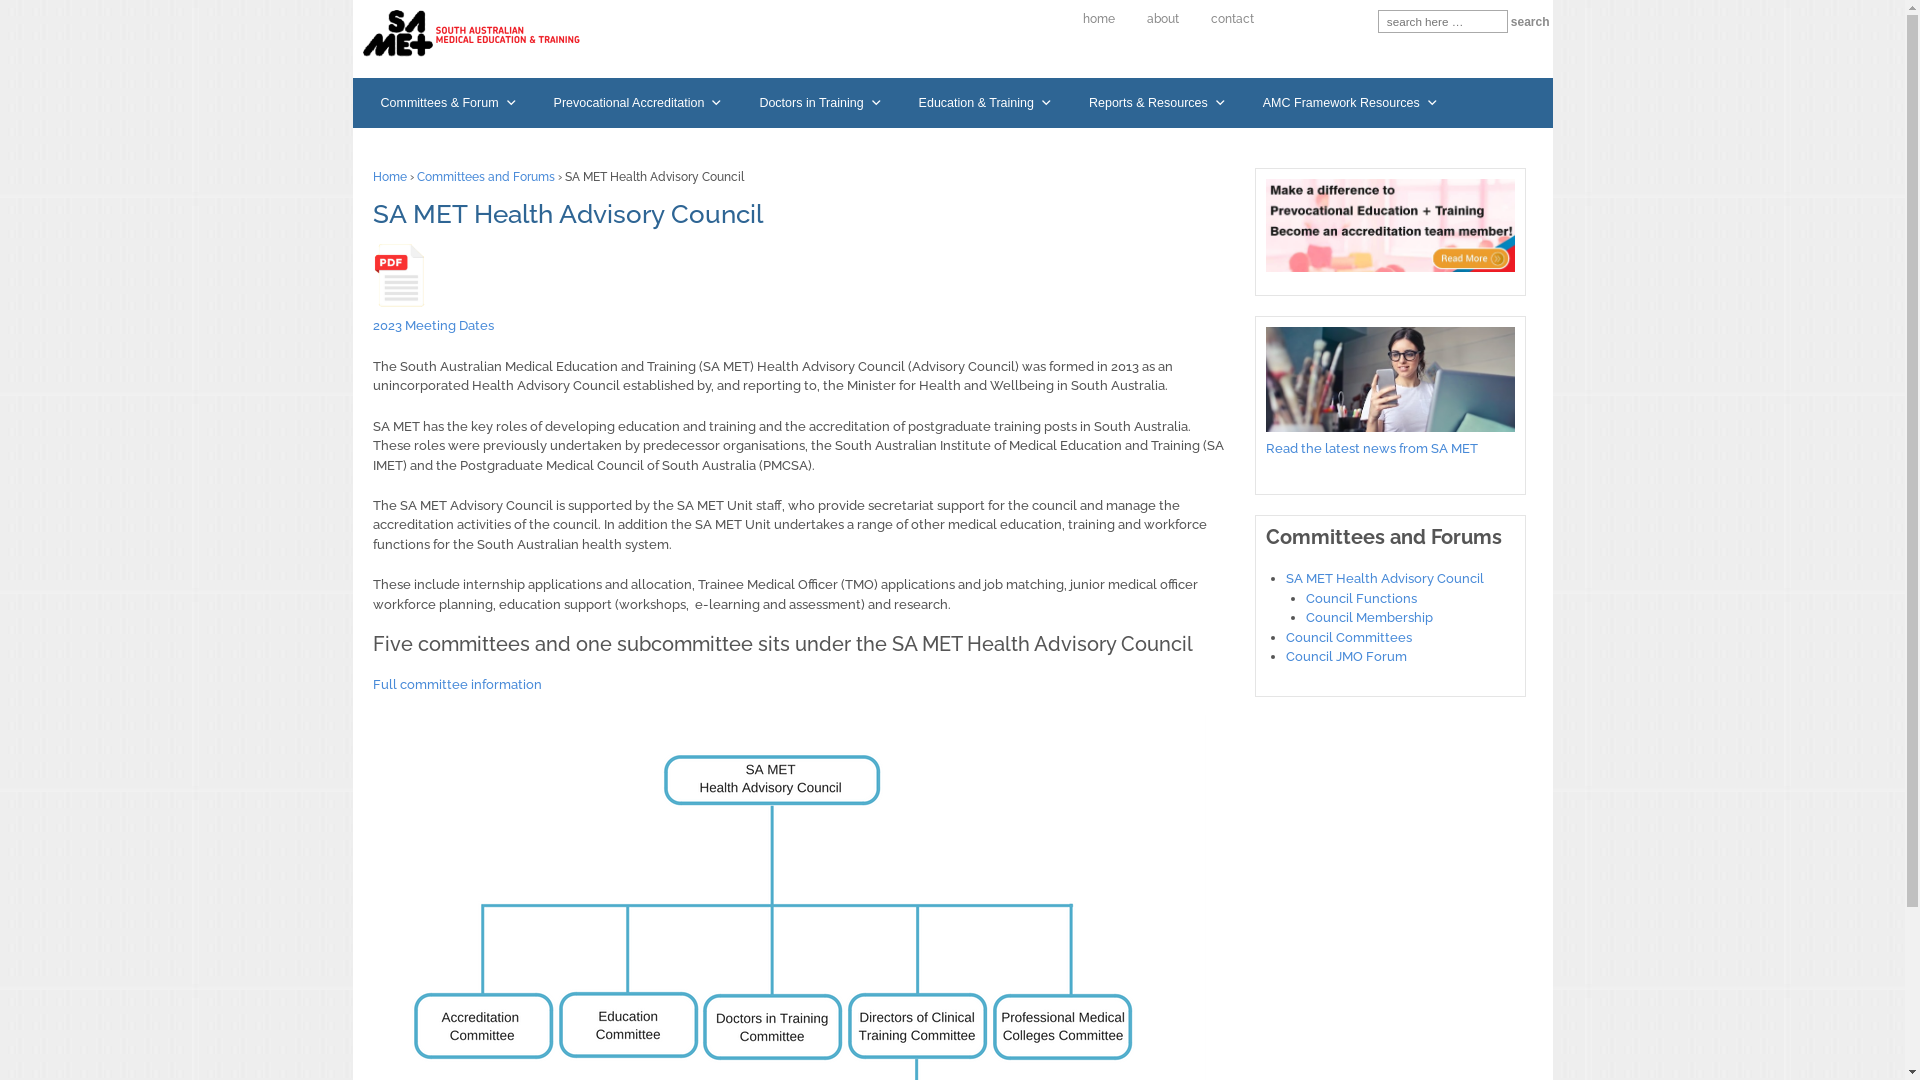 The width and height of the screenshot is (1920, 1080). I want to click on 'Council Functions', so click(1360, 596).